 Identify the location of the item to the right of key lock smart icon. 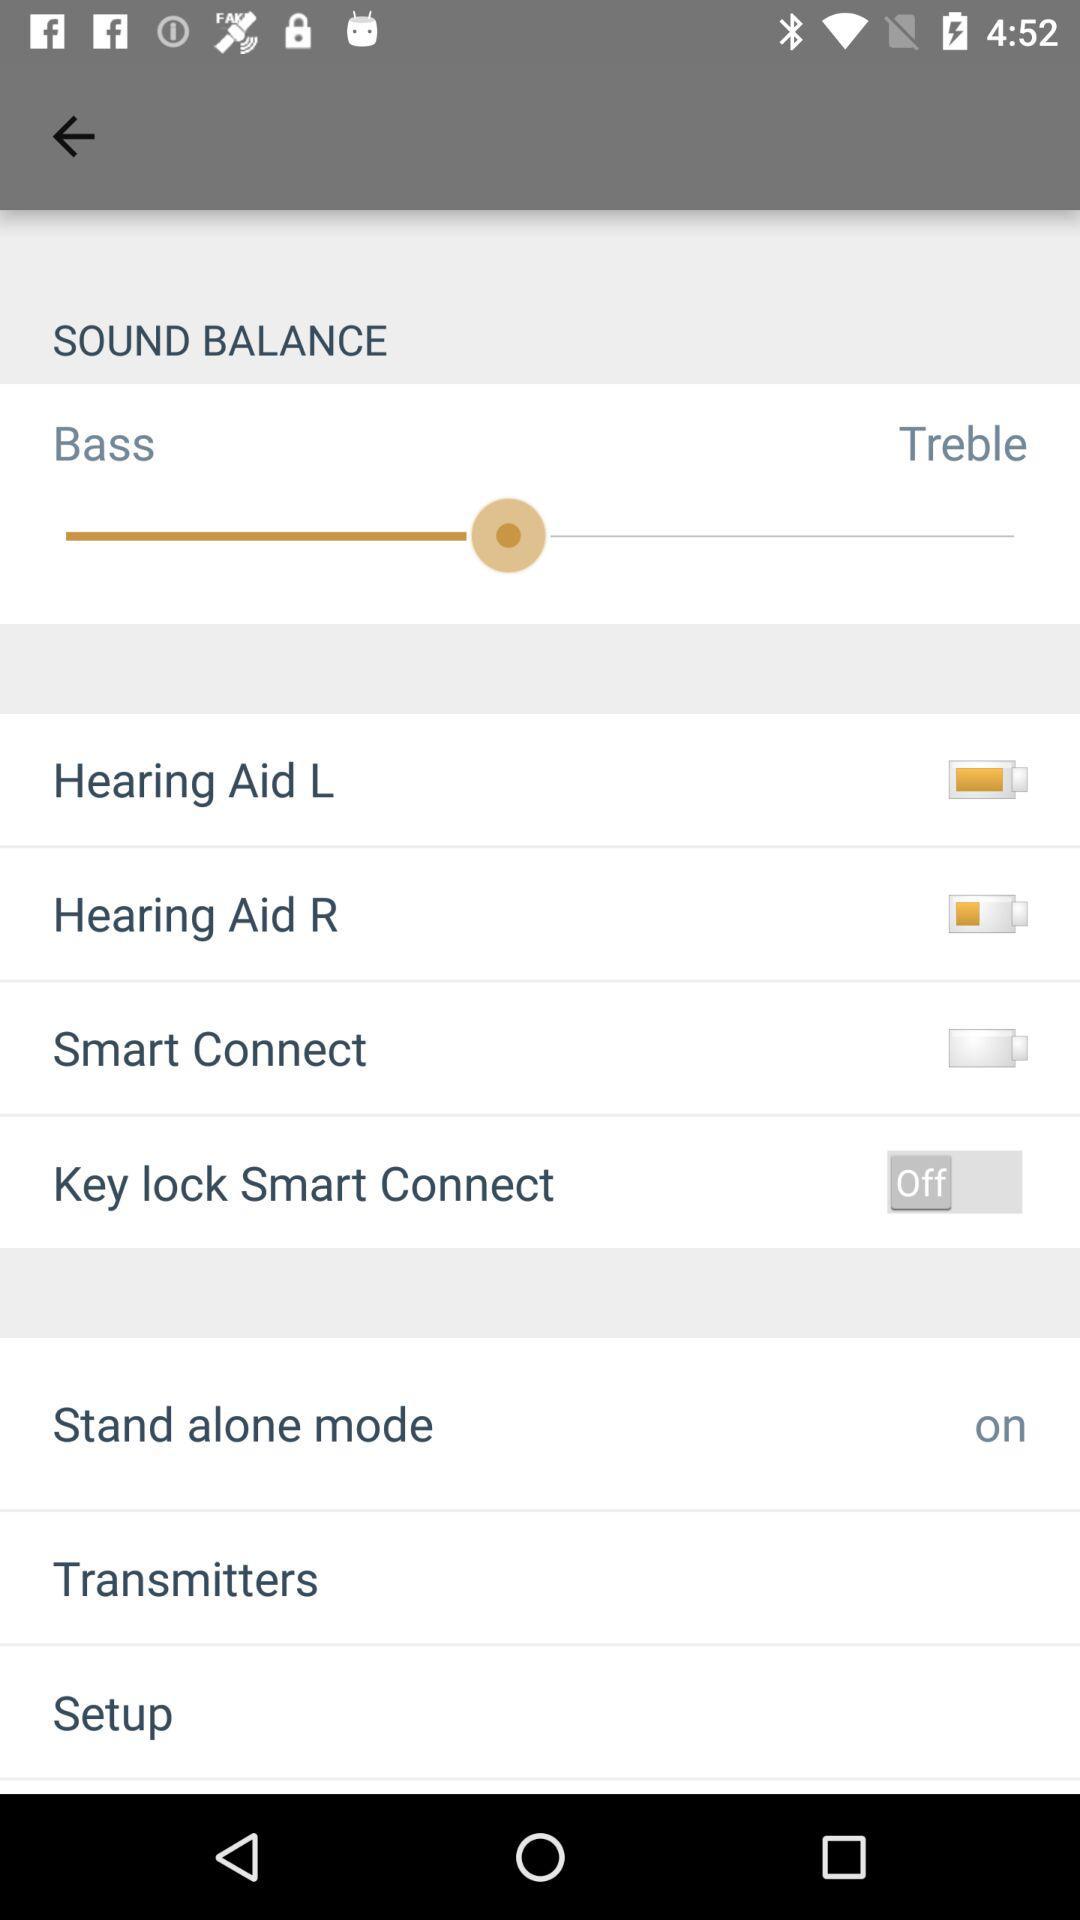
(953, 1181).